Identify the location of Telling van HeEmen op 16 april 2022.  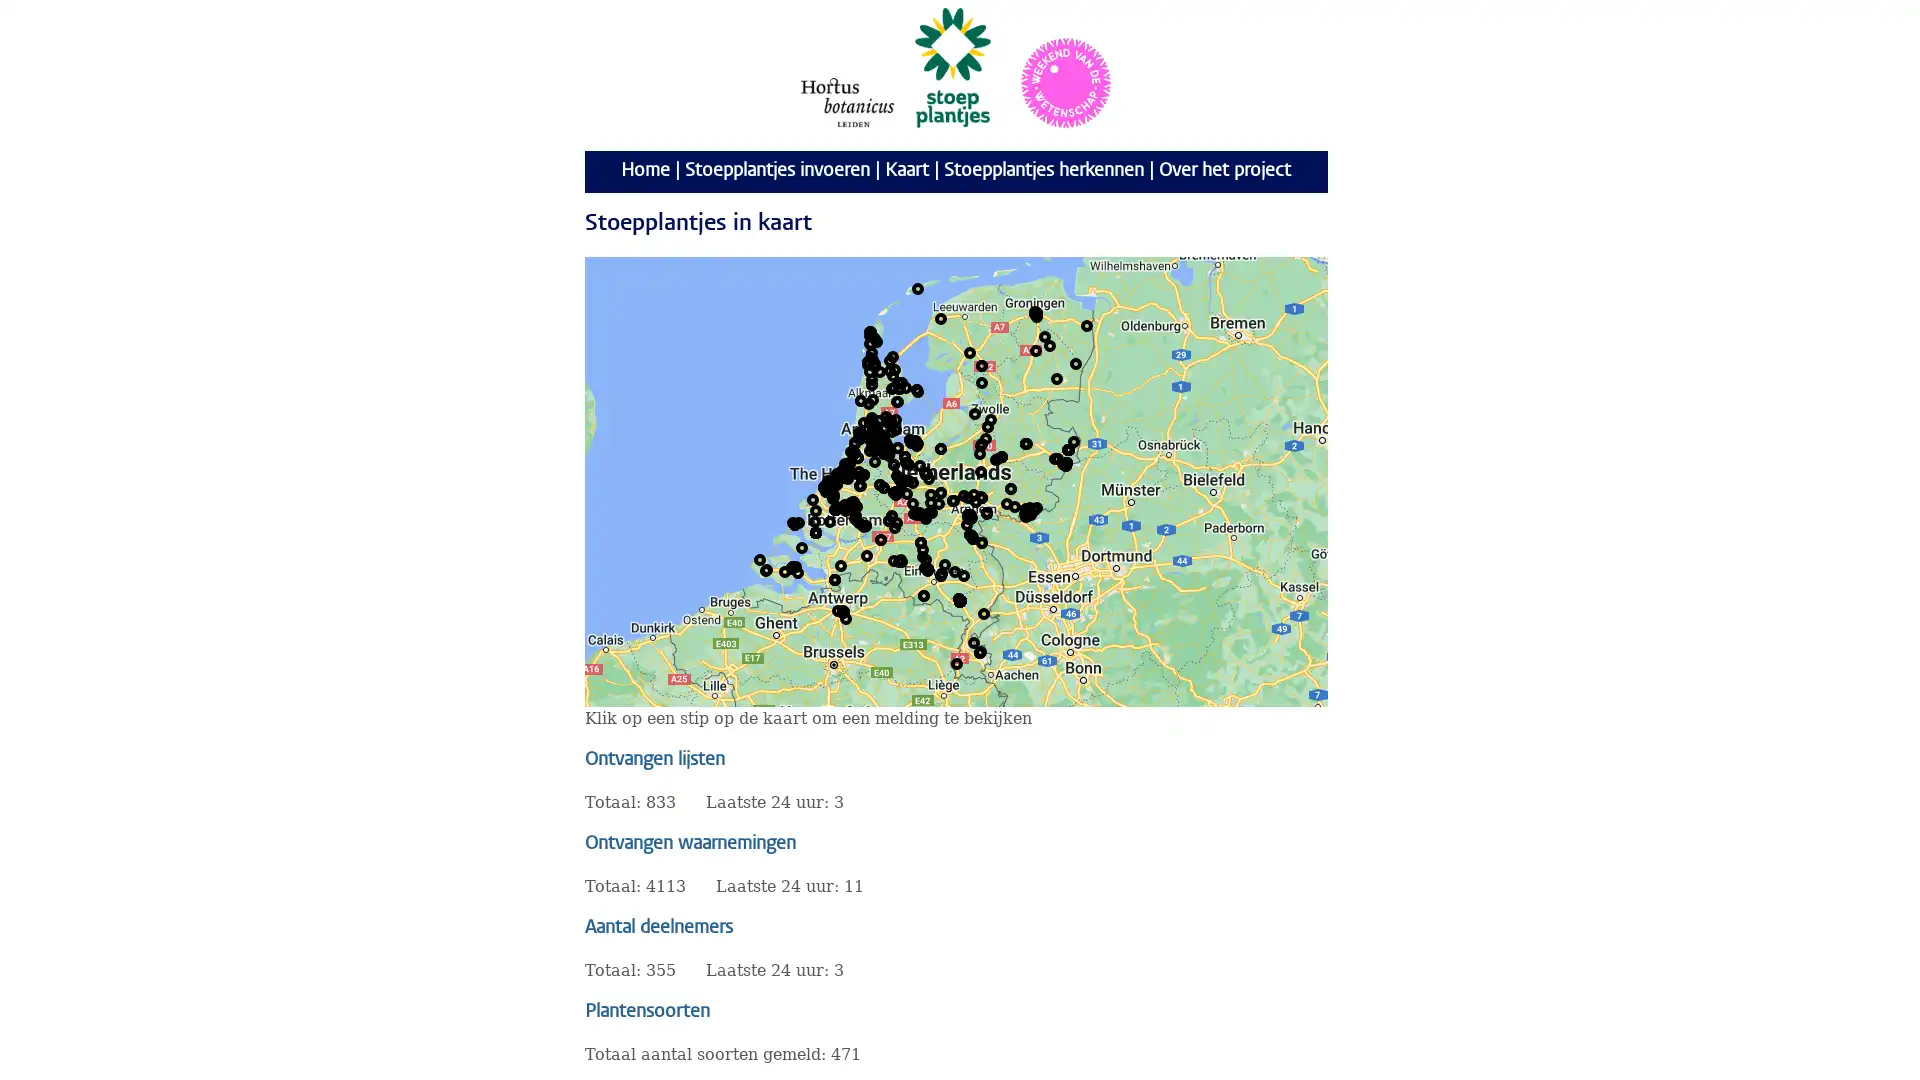
(1044, 334).